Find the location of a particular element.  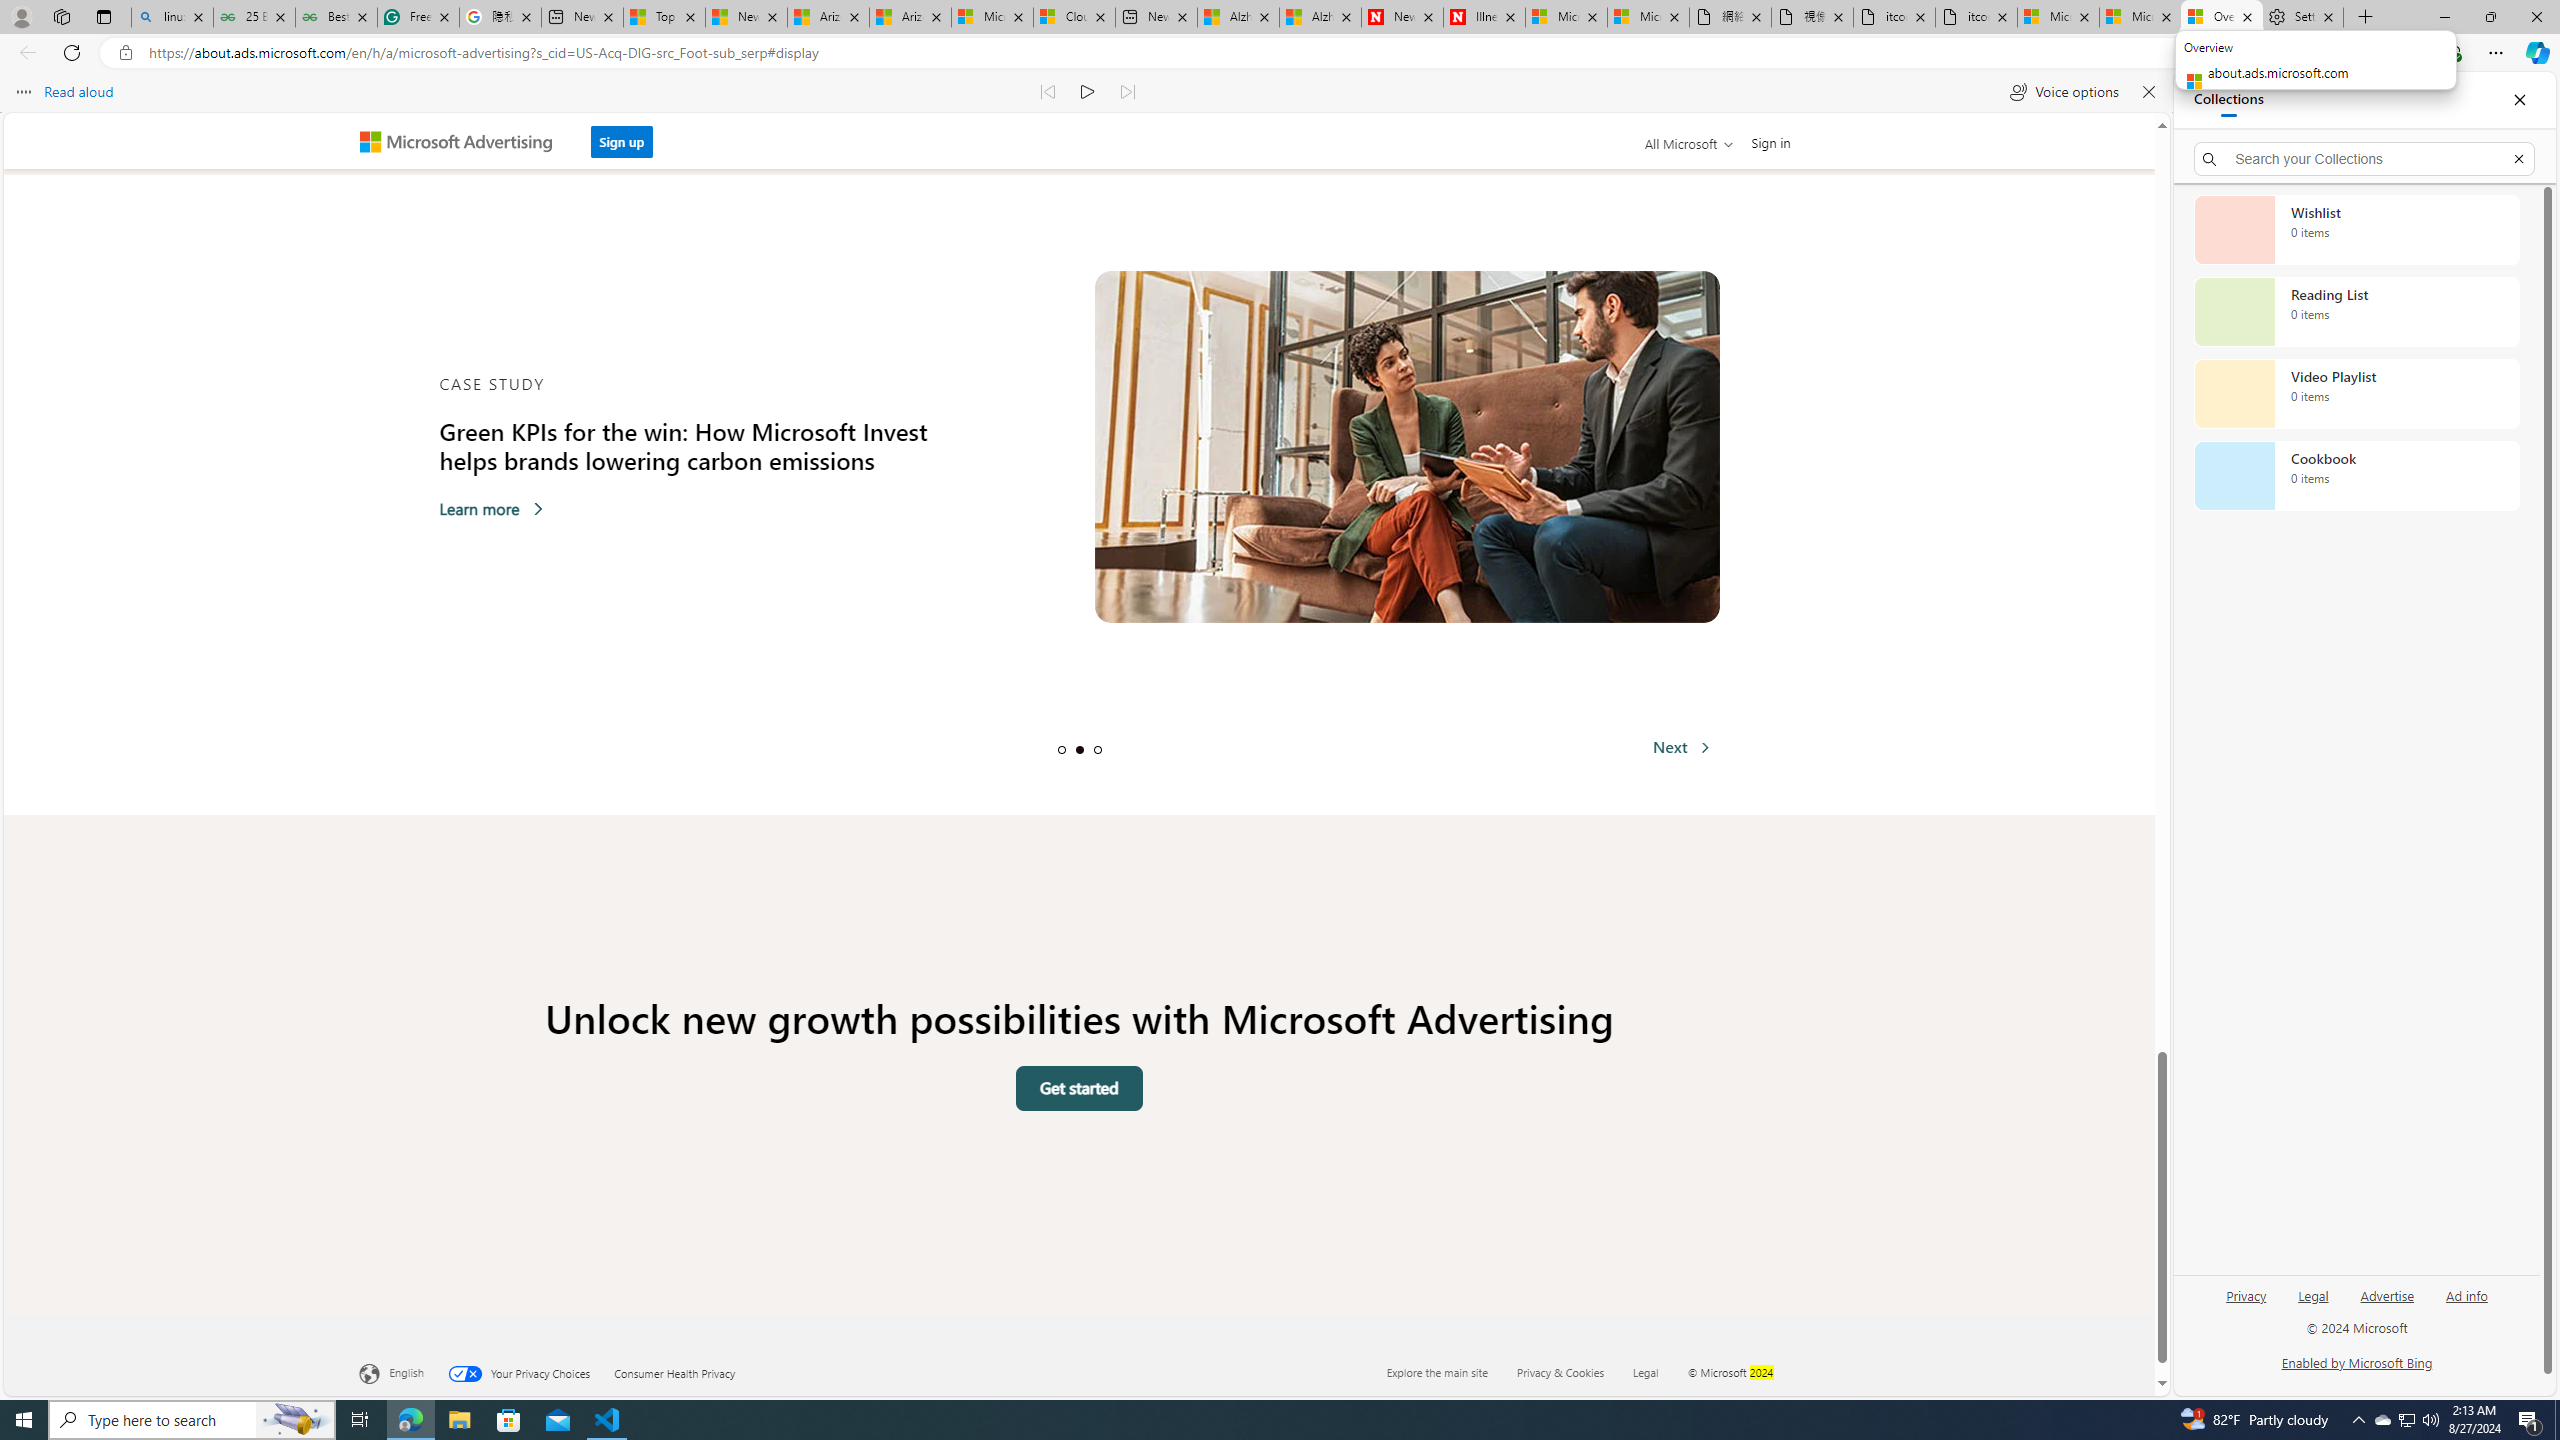

'Slide 1' is located at coordinates (1060, 748).